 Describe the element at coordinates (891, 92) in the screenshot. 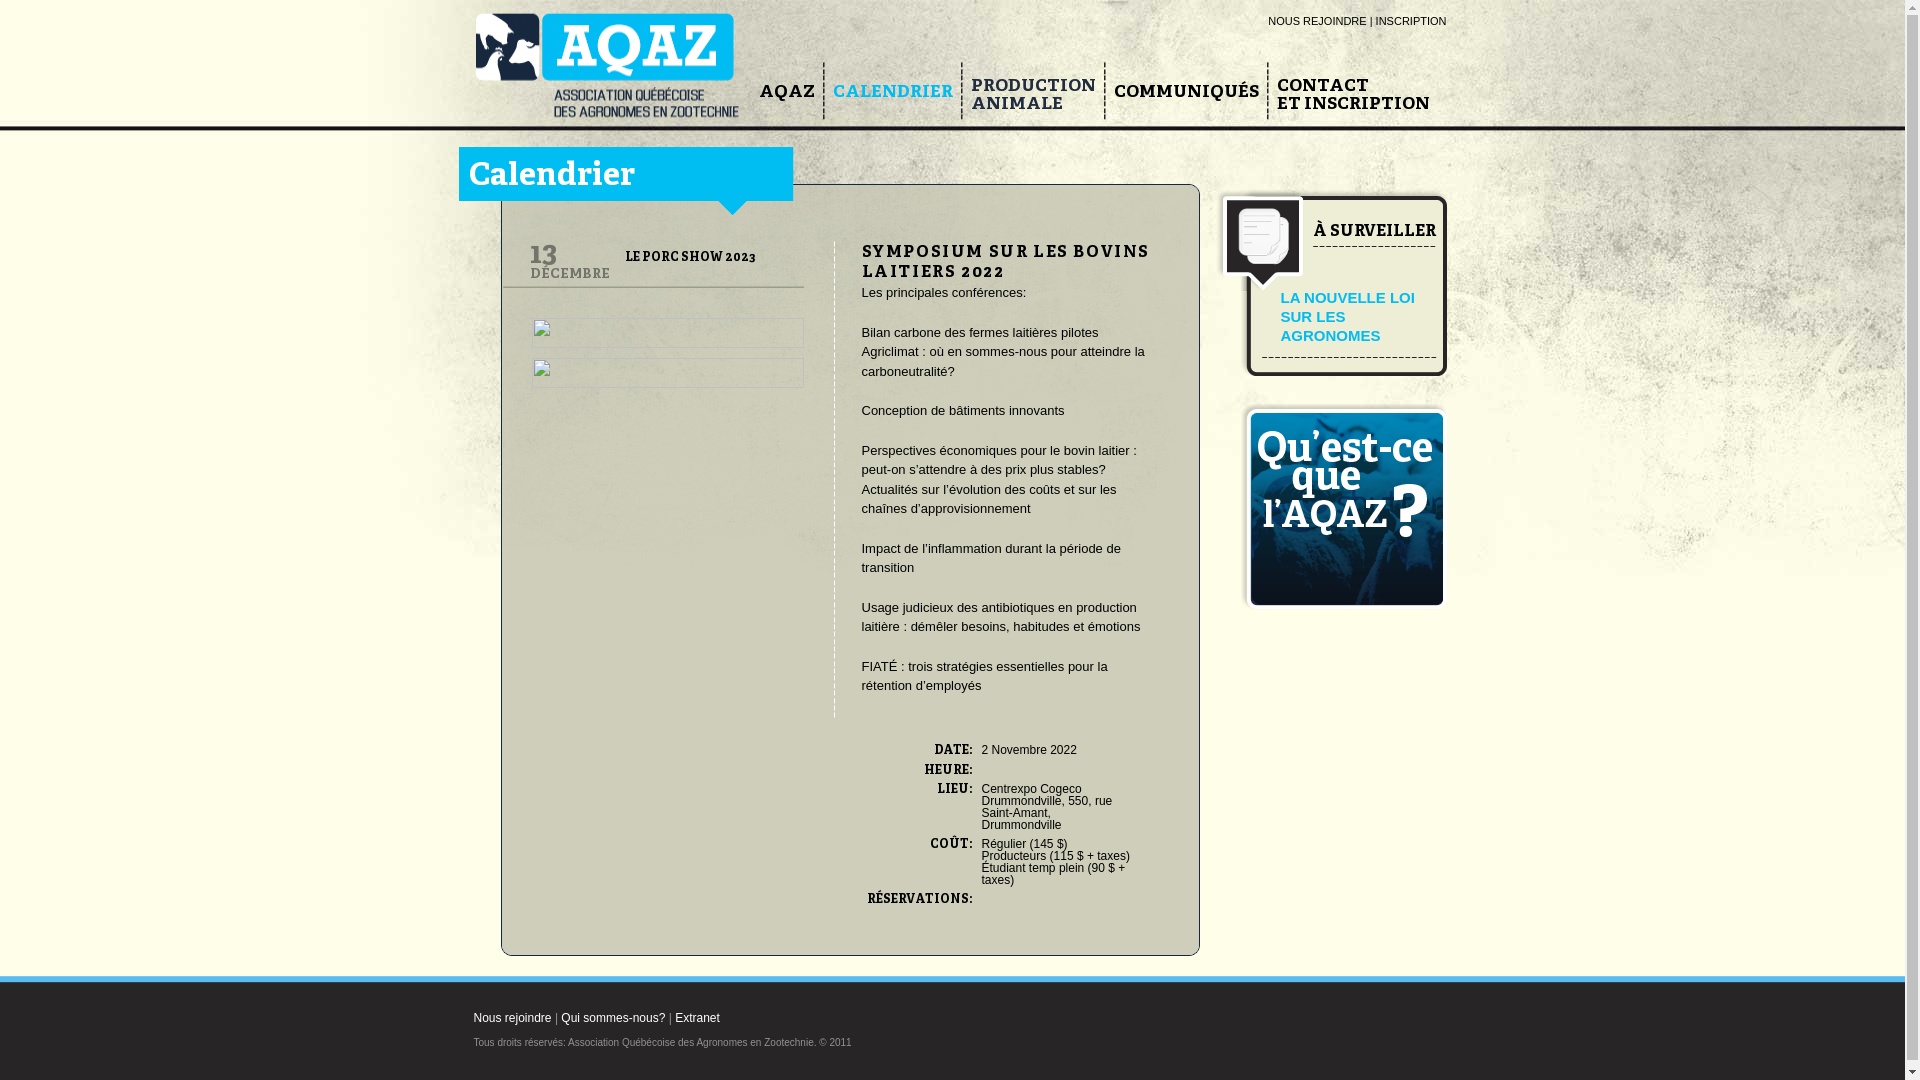

I see `'CALENDRIER'` at that location.